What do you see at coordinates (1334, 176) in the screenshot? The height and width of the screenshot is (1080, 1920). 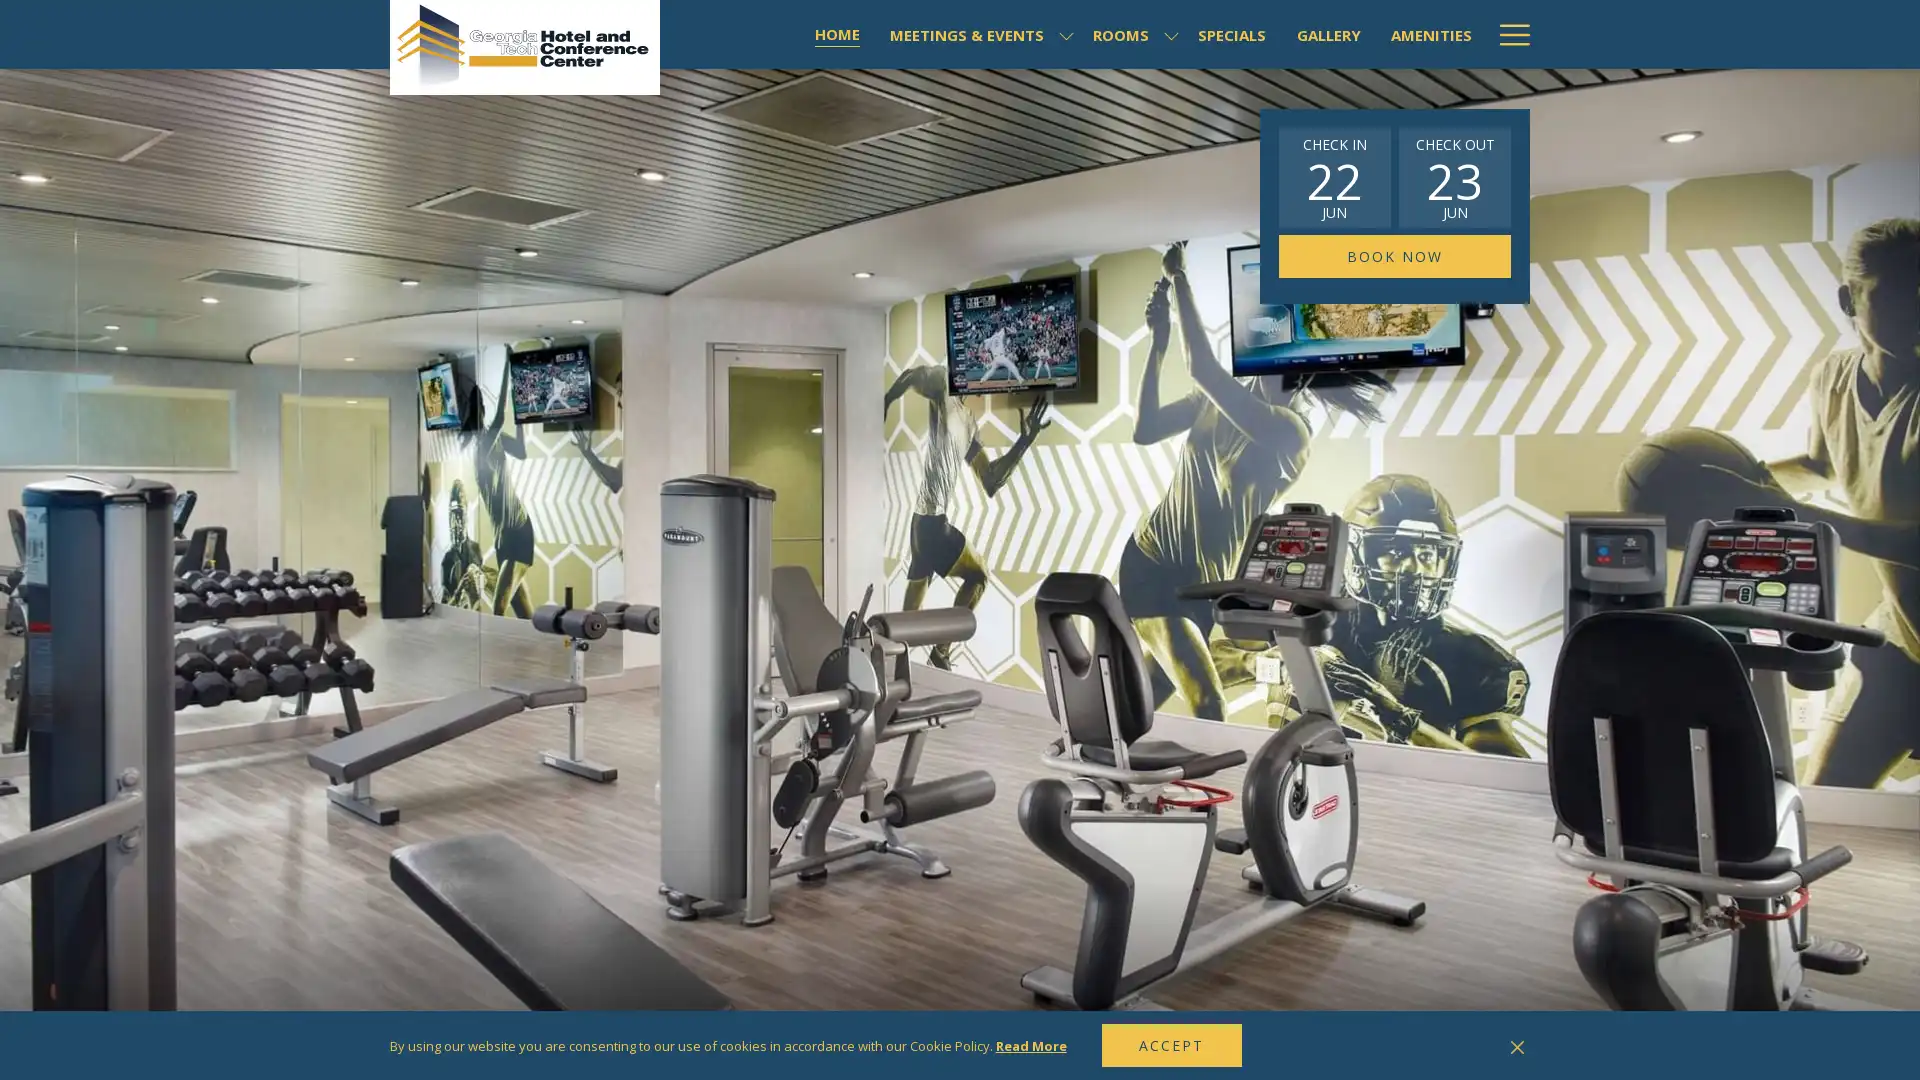 I see `This button opens the calendar to select check in date.` at bounding box center [1334, 176].